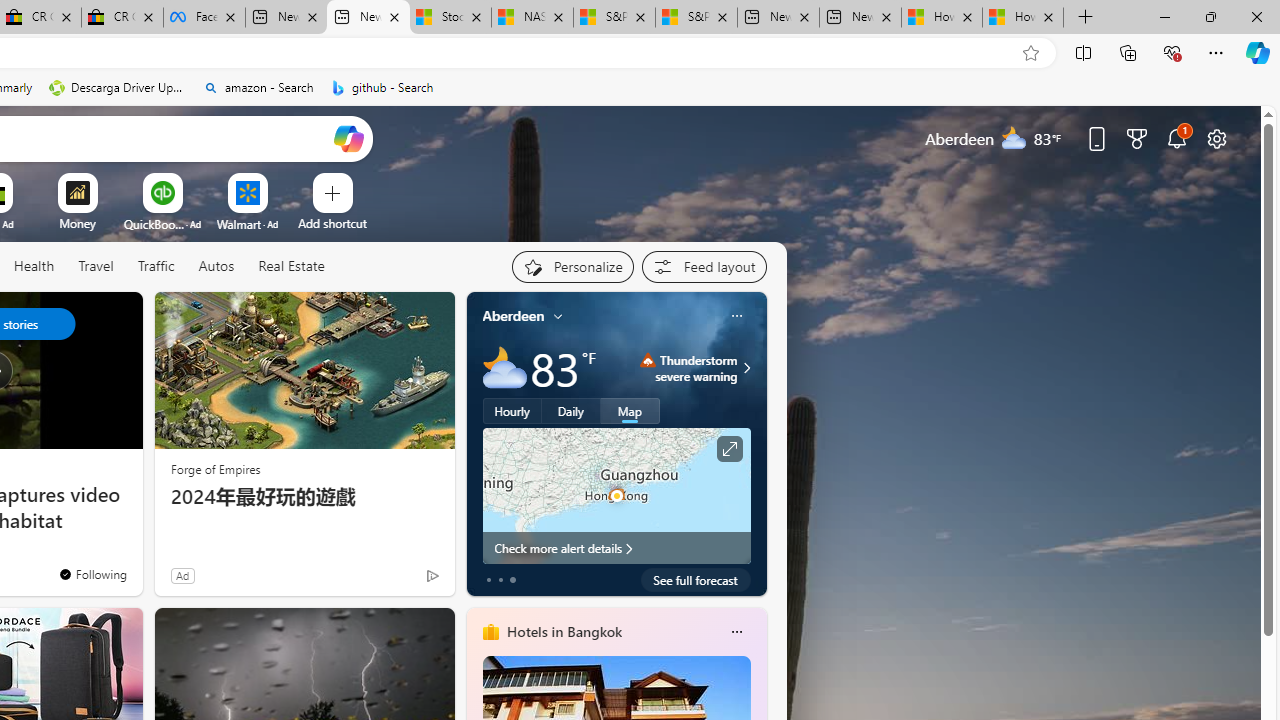  I want to click on 'Descarga Driver Updater', so click(117, 87).